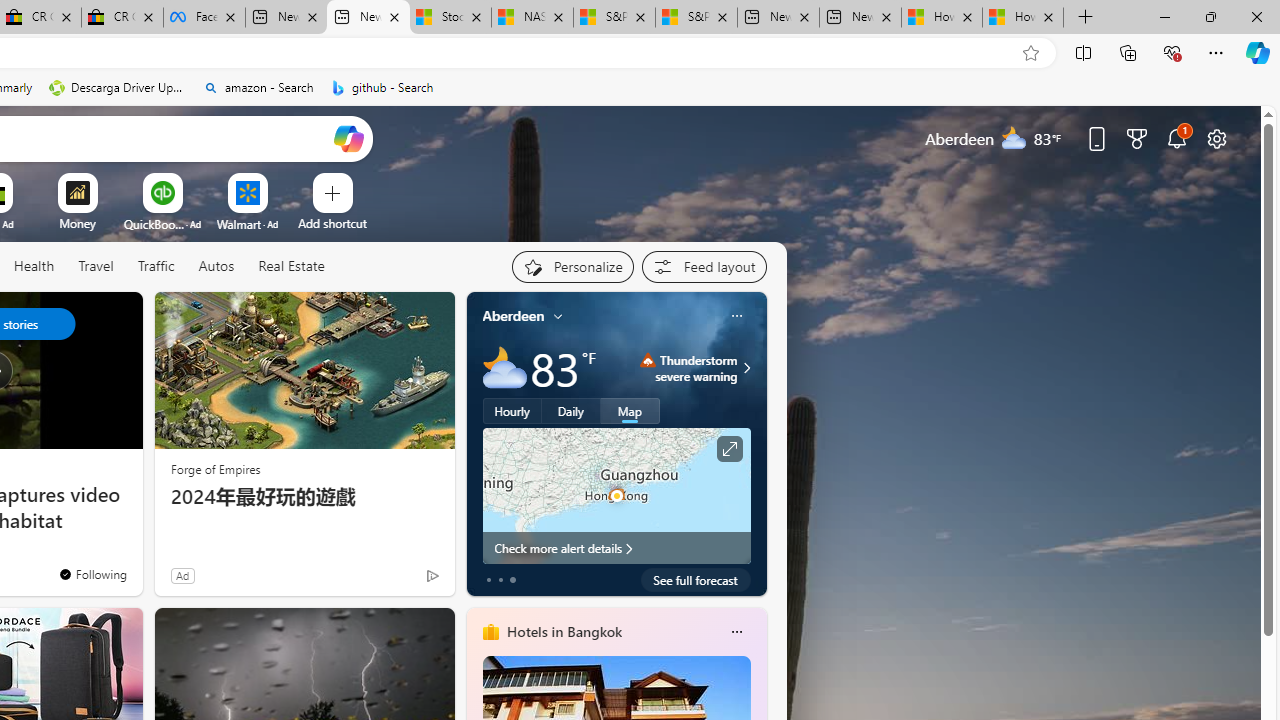  I want to click on 'Descarga Driver Updater', so click(117, 87).